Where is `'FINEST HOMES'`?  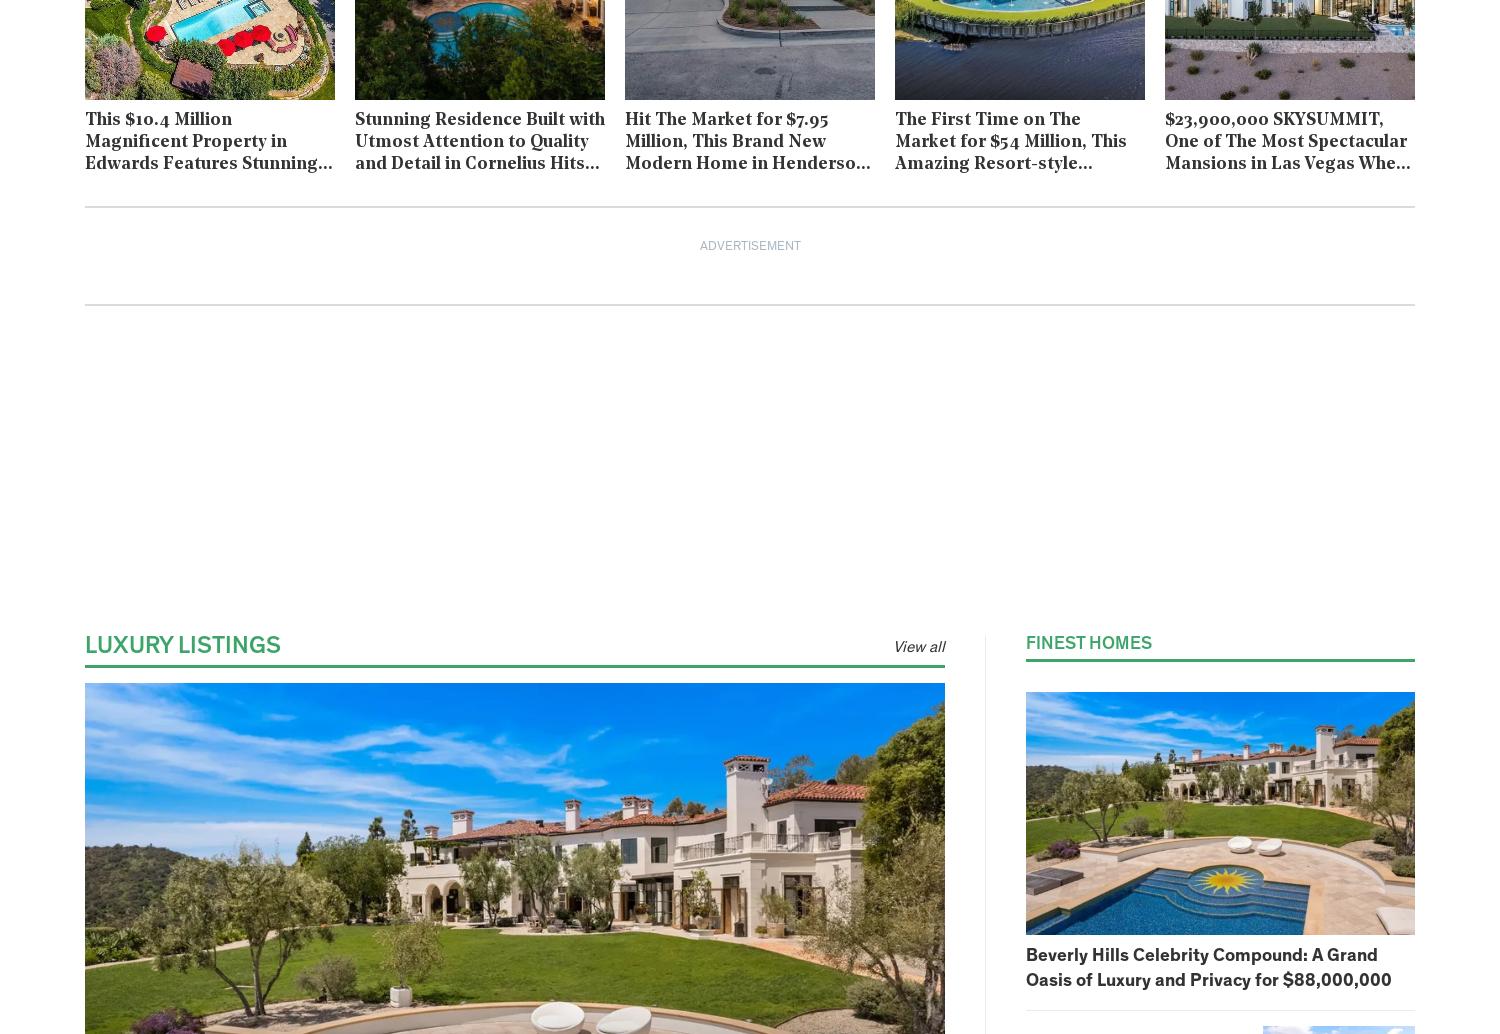 'FINEST HOMES' is located at coordinates (1088, 643).